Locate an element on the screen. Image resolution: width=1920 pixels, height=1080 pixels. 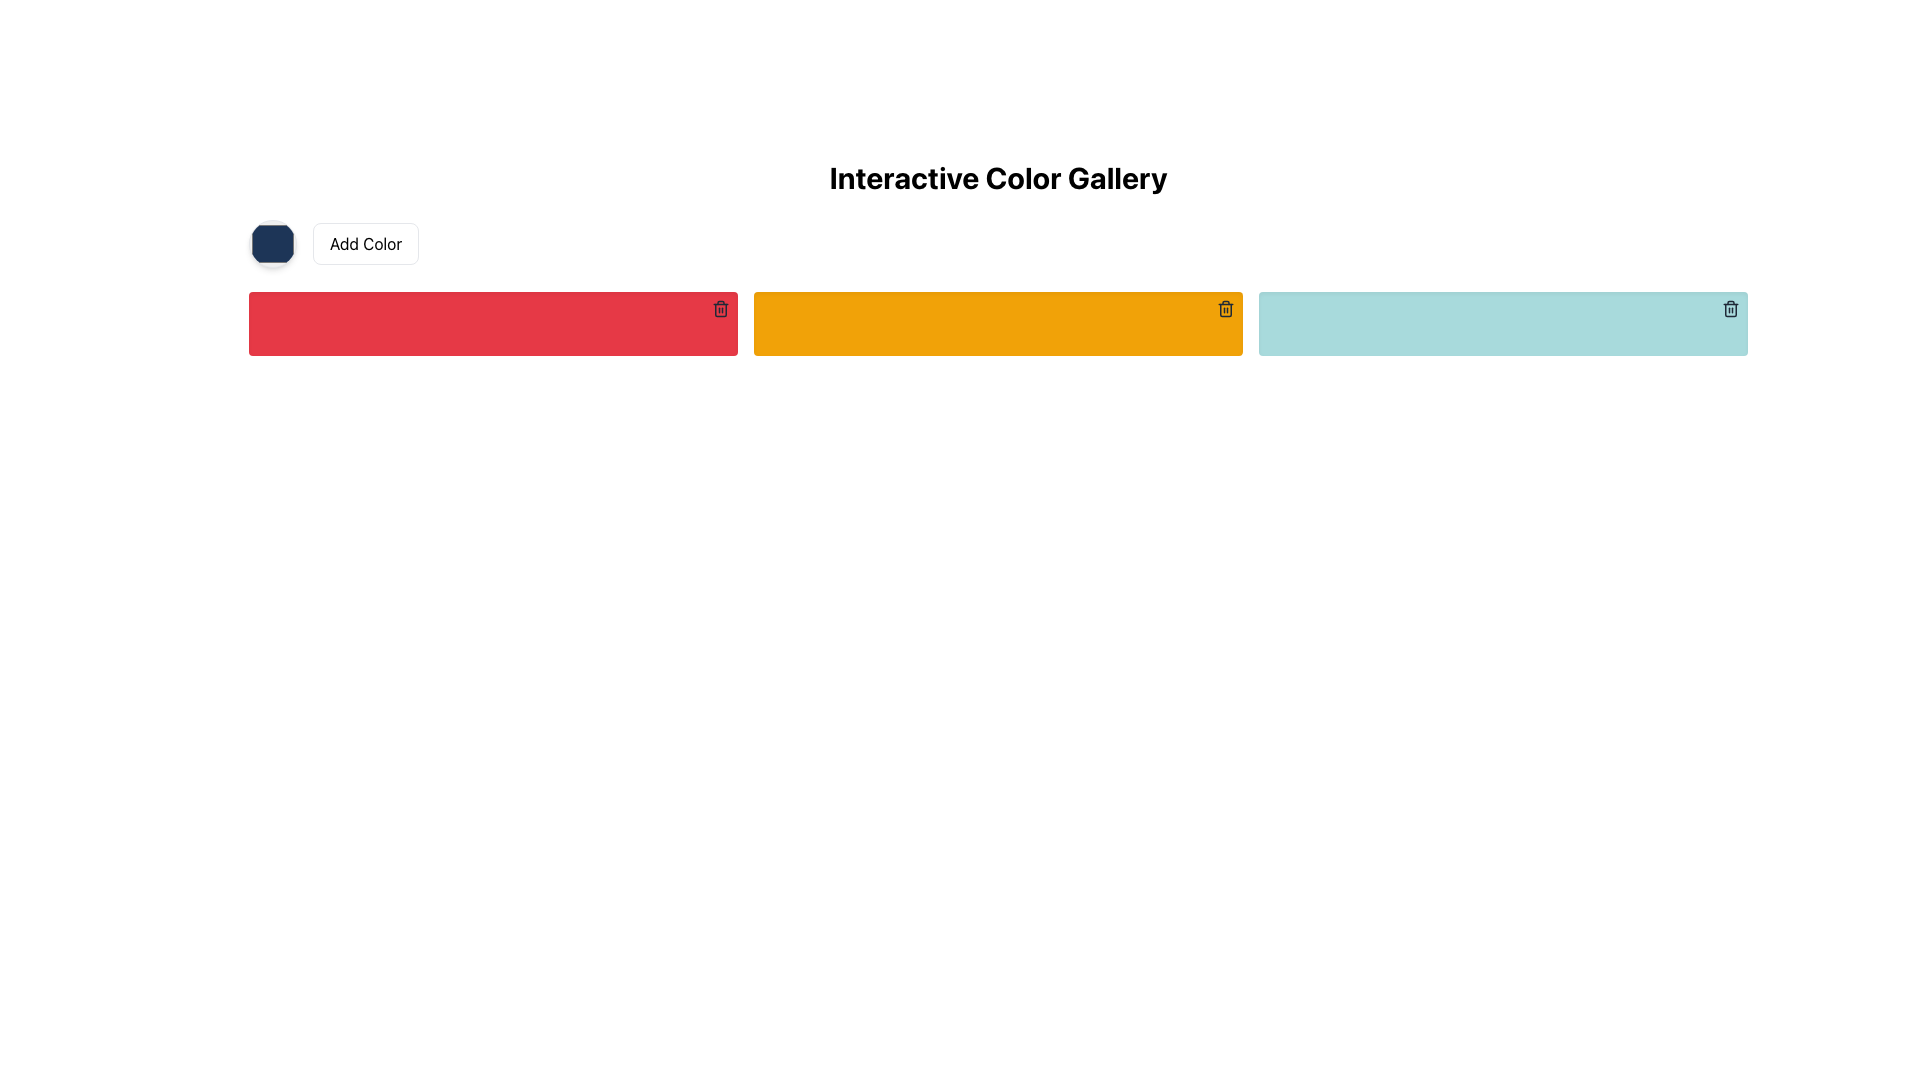
the trash can icon located in the top-right corner of the red rectangular block is located at coordinates (720, 310).